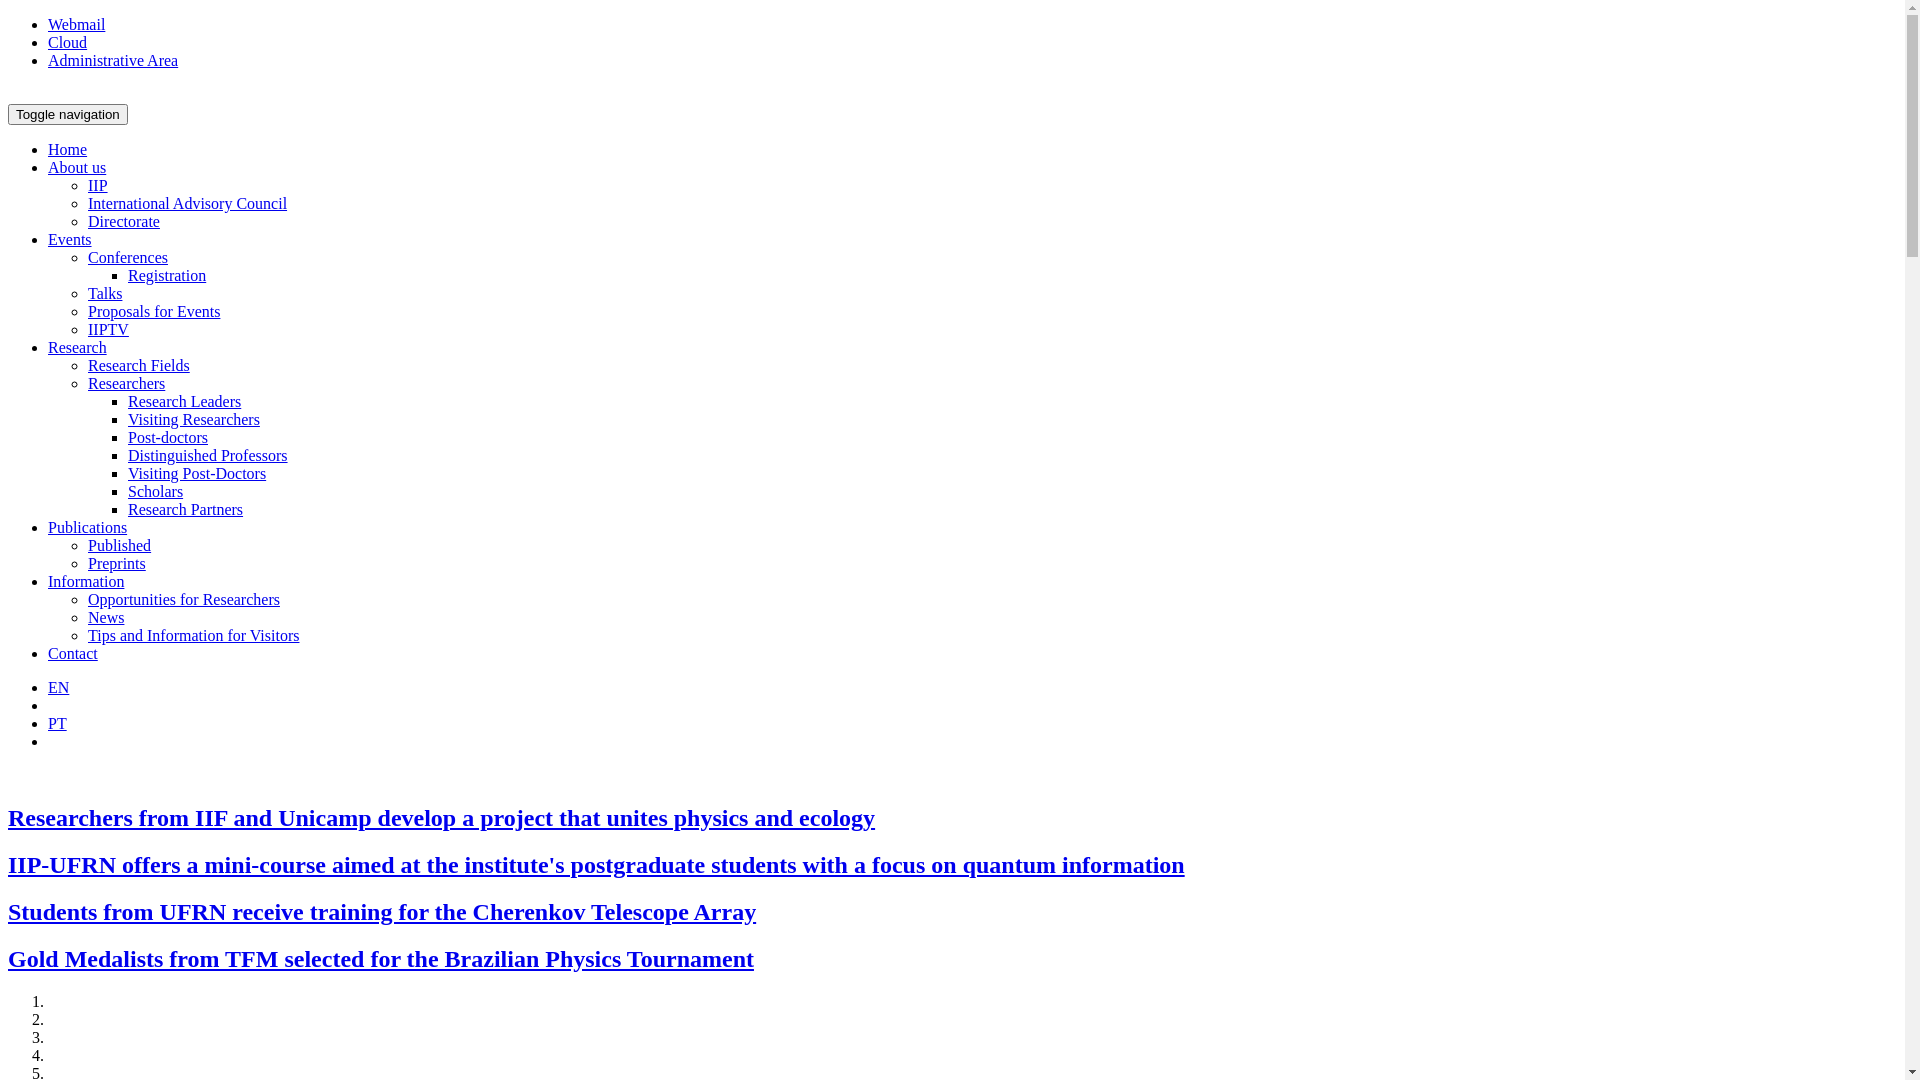  Describe the element at coordinates (196, 473) in the screenshot. I see `'Visiting Post-Doctors'` at that location.